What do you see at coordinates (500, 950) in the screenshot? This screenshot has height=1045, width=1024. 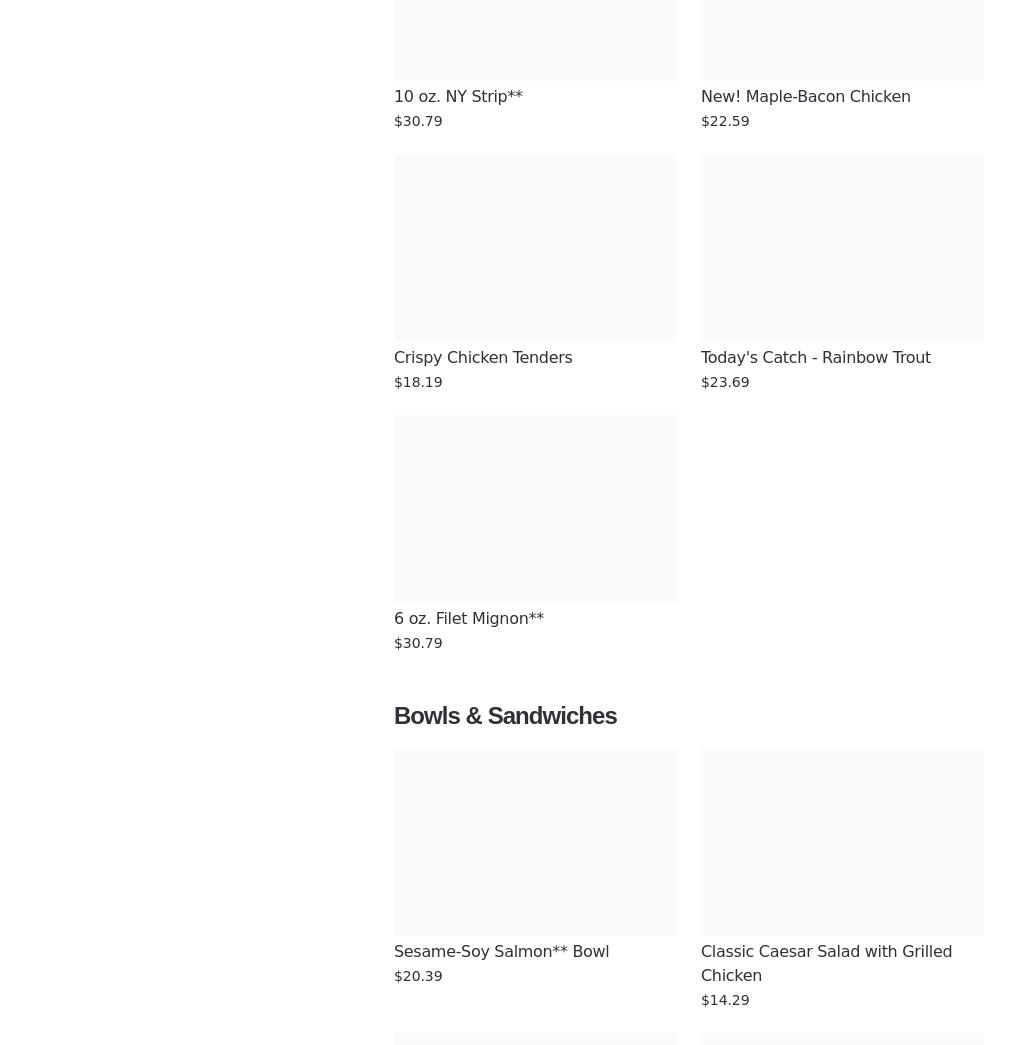 I see `'Sesame-Soy Salmon** Bowl'` at bounding box center [500, 950].